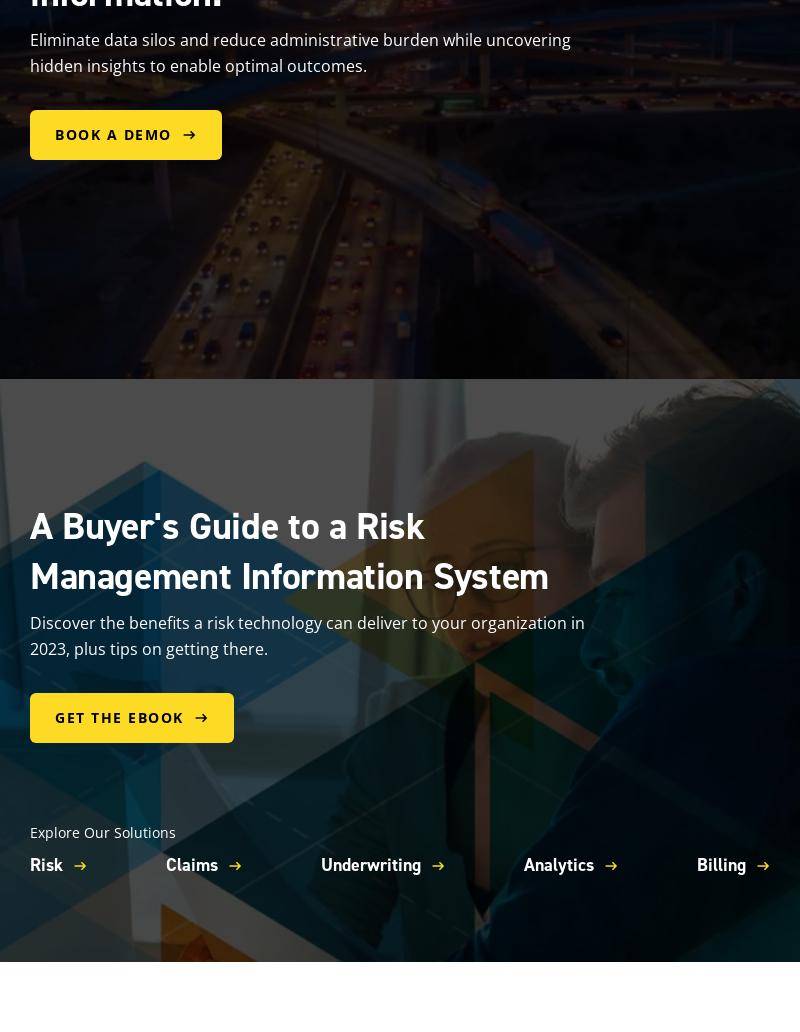  Describe the element at coordinates (191, 865) in the screenshot. I see `'Claims'` at that location.